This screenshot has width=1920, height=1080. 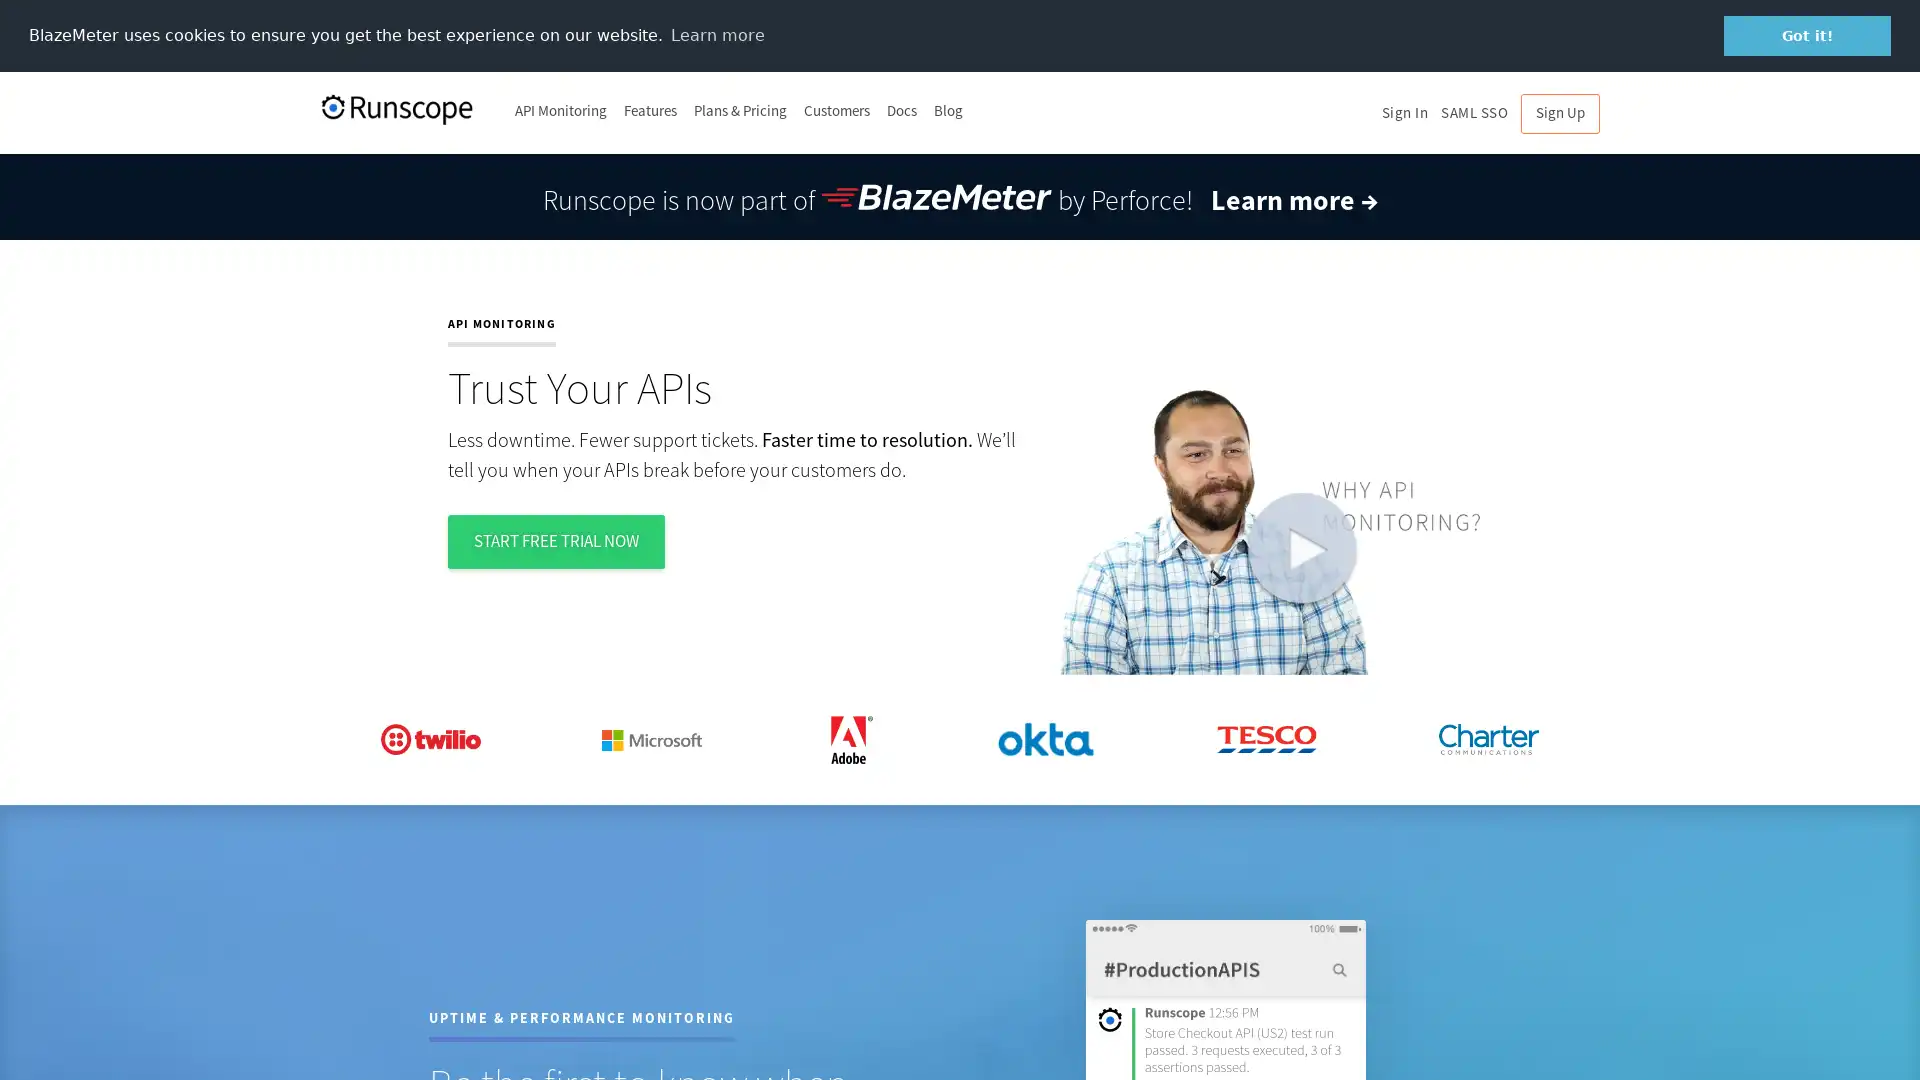 What do you see at coordinates (1807, 35) in the screenshot?
I see `dismiss cookie message` at bounding box center [1807, 35].